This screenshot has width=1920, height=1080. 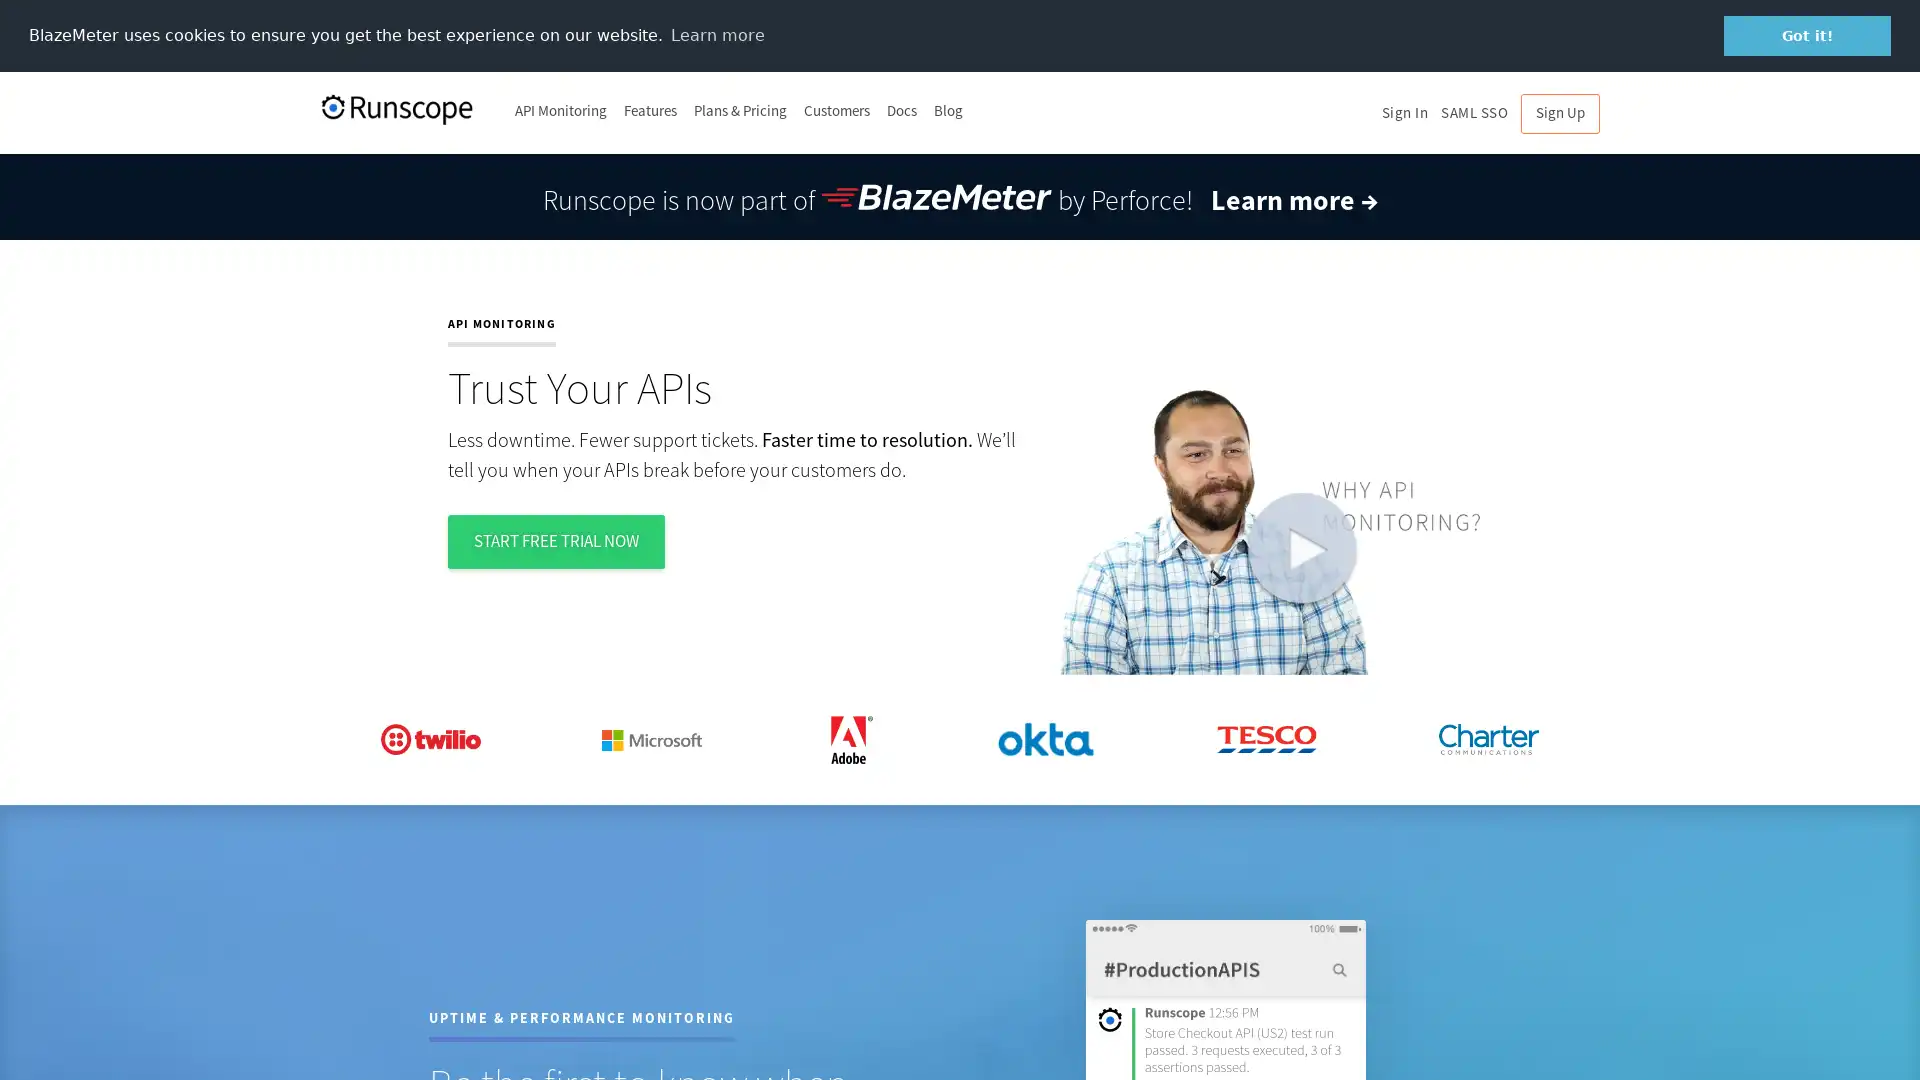 What do you see at coordinates (1807, 35) in the screenshot?
I see `dismiss cookie message` at bounding box center [1807, 35].